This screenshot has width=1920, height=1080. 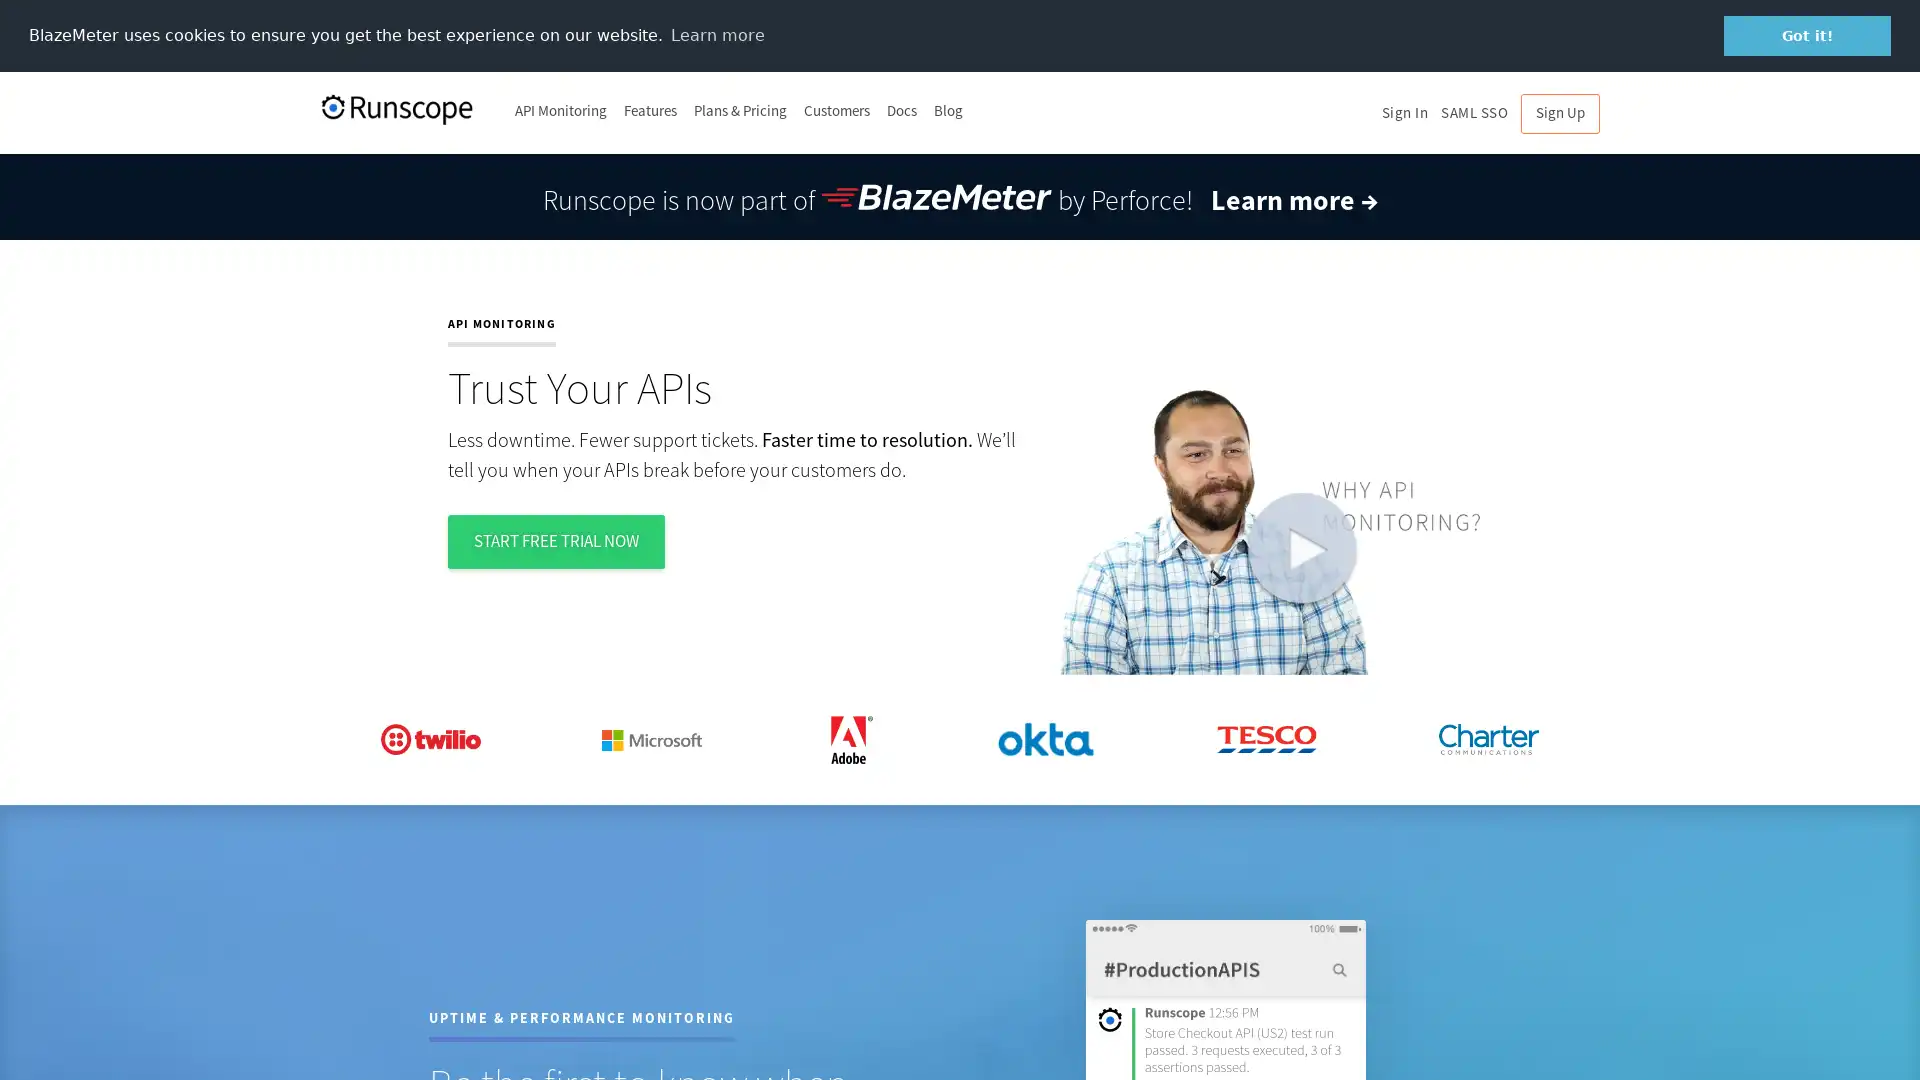 What do you see at coordinates (1807, 35) in the screenshot?
I see `dismiss cookie message` at bounding box center [1807, 35].